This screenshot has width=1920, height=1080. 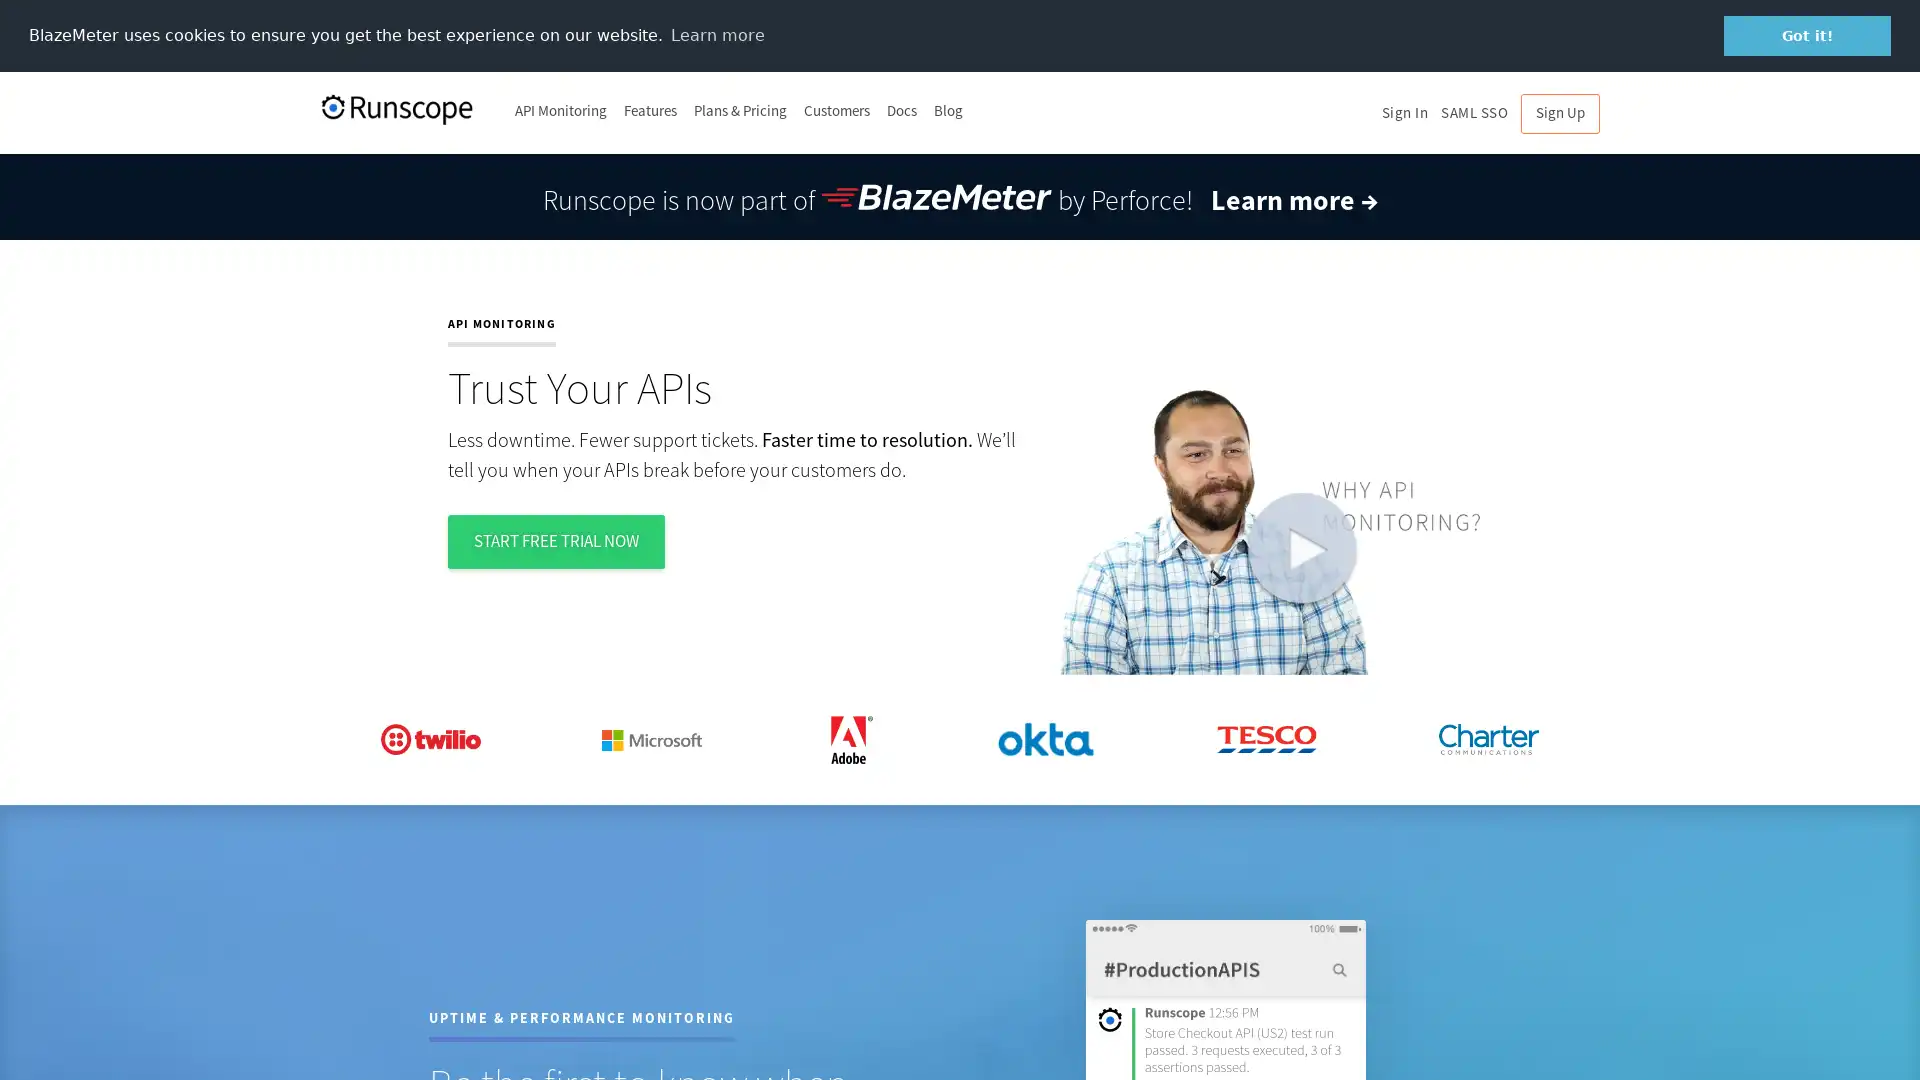 What do you see at coordinates (1807, 35) in the screenshot?
I see `dismiss cookie message` at bounding box center [1807, 35].